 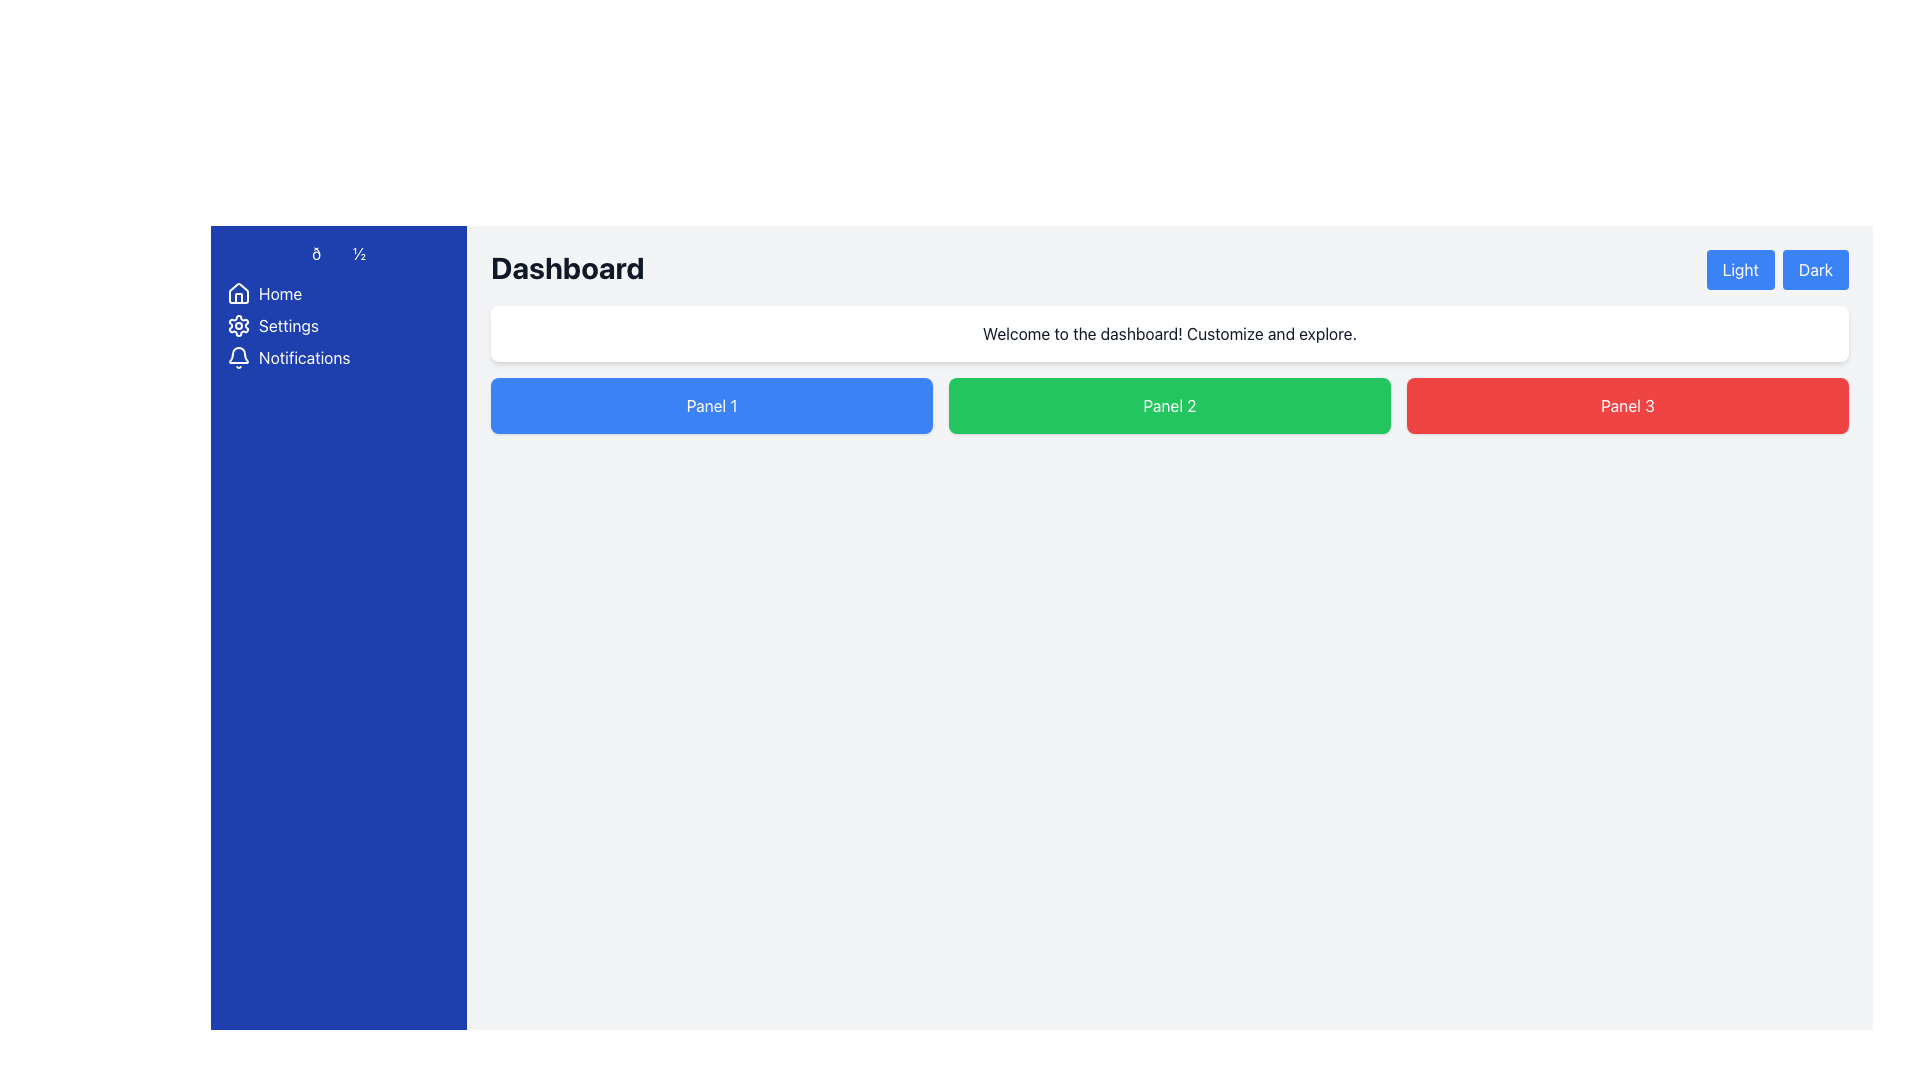 What do you see at coordinates (239, 293) in the screenshot?
I see `the 'Home' navigation icon located in the sidebar menu to potentially reveal additional information` at bounding box center [239, 293].